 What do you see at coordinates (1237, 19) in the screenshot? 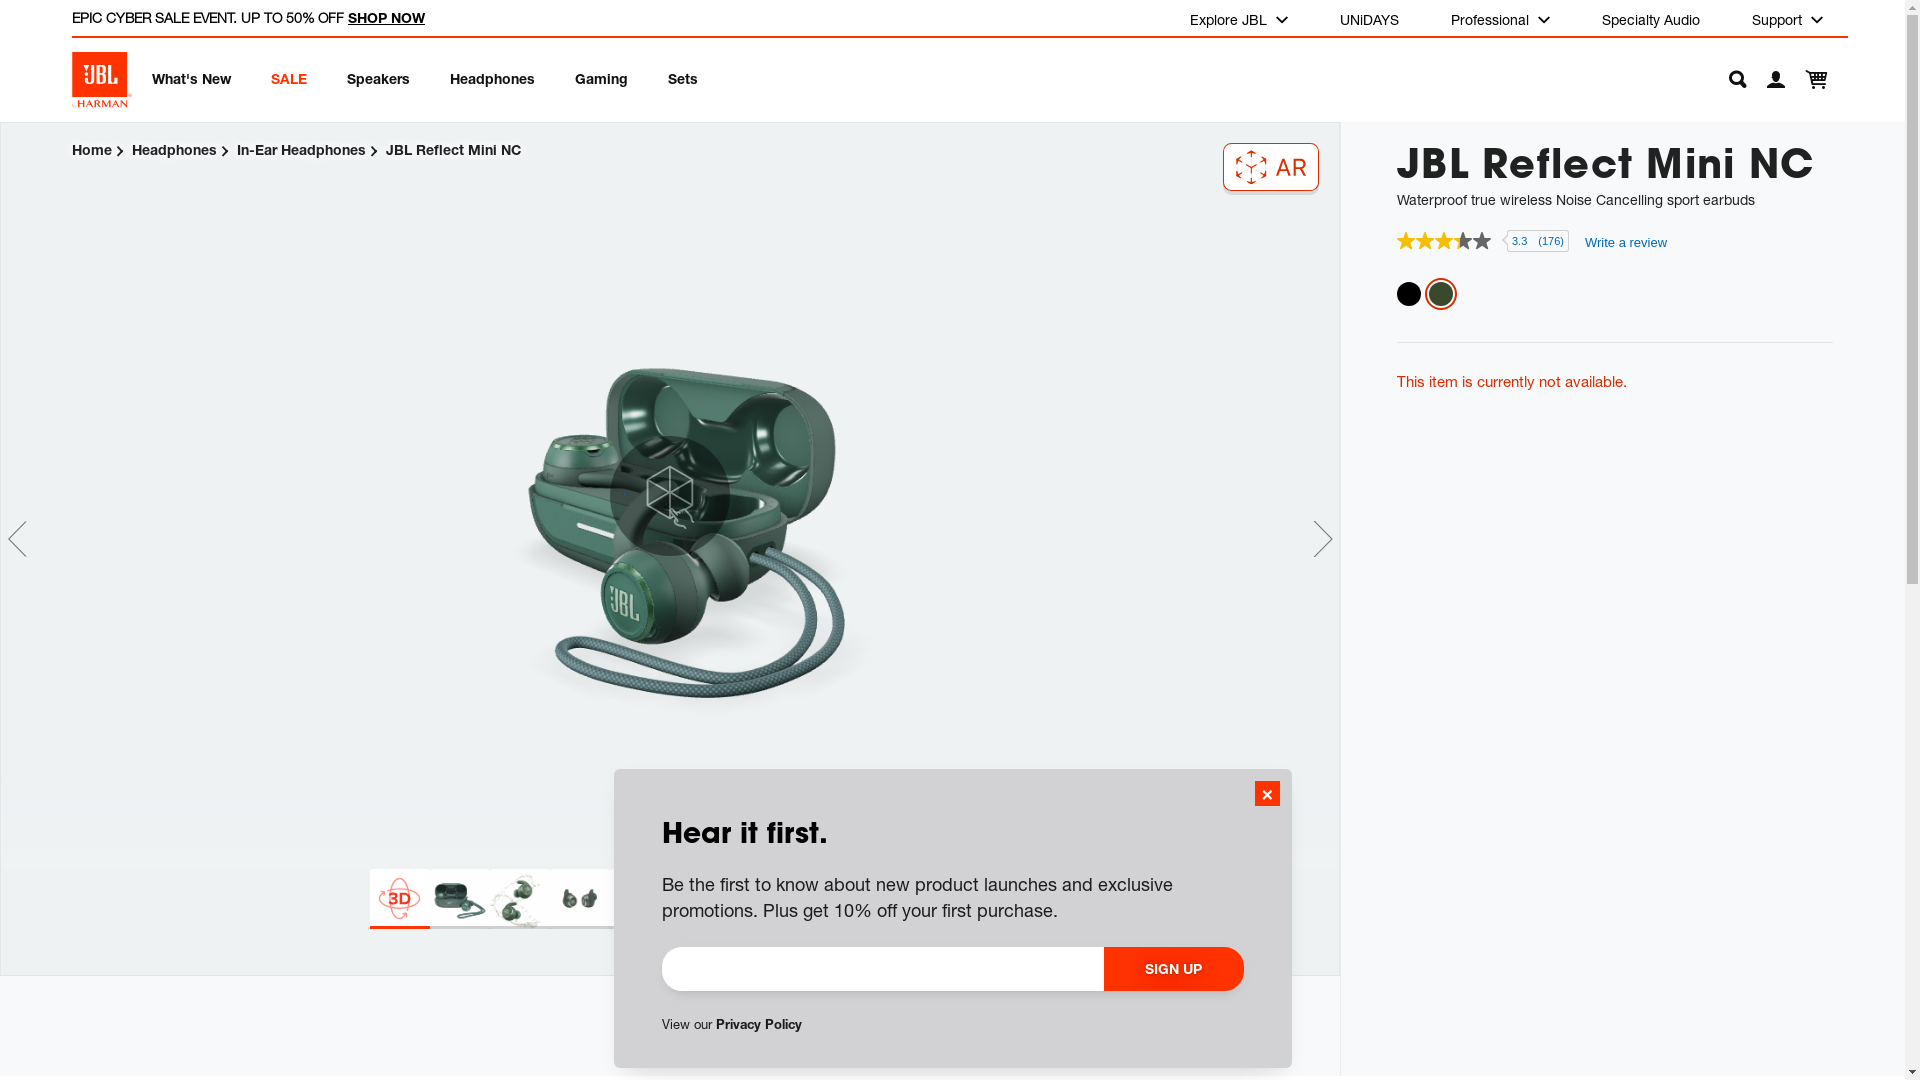
I see `'Explore JBL'` at bounding box center [1237, 19].